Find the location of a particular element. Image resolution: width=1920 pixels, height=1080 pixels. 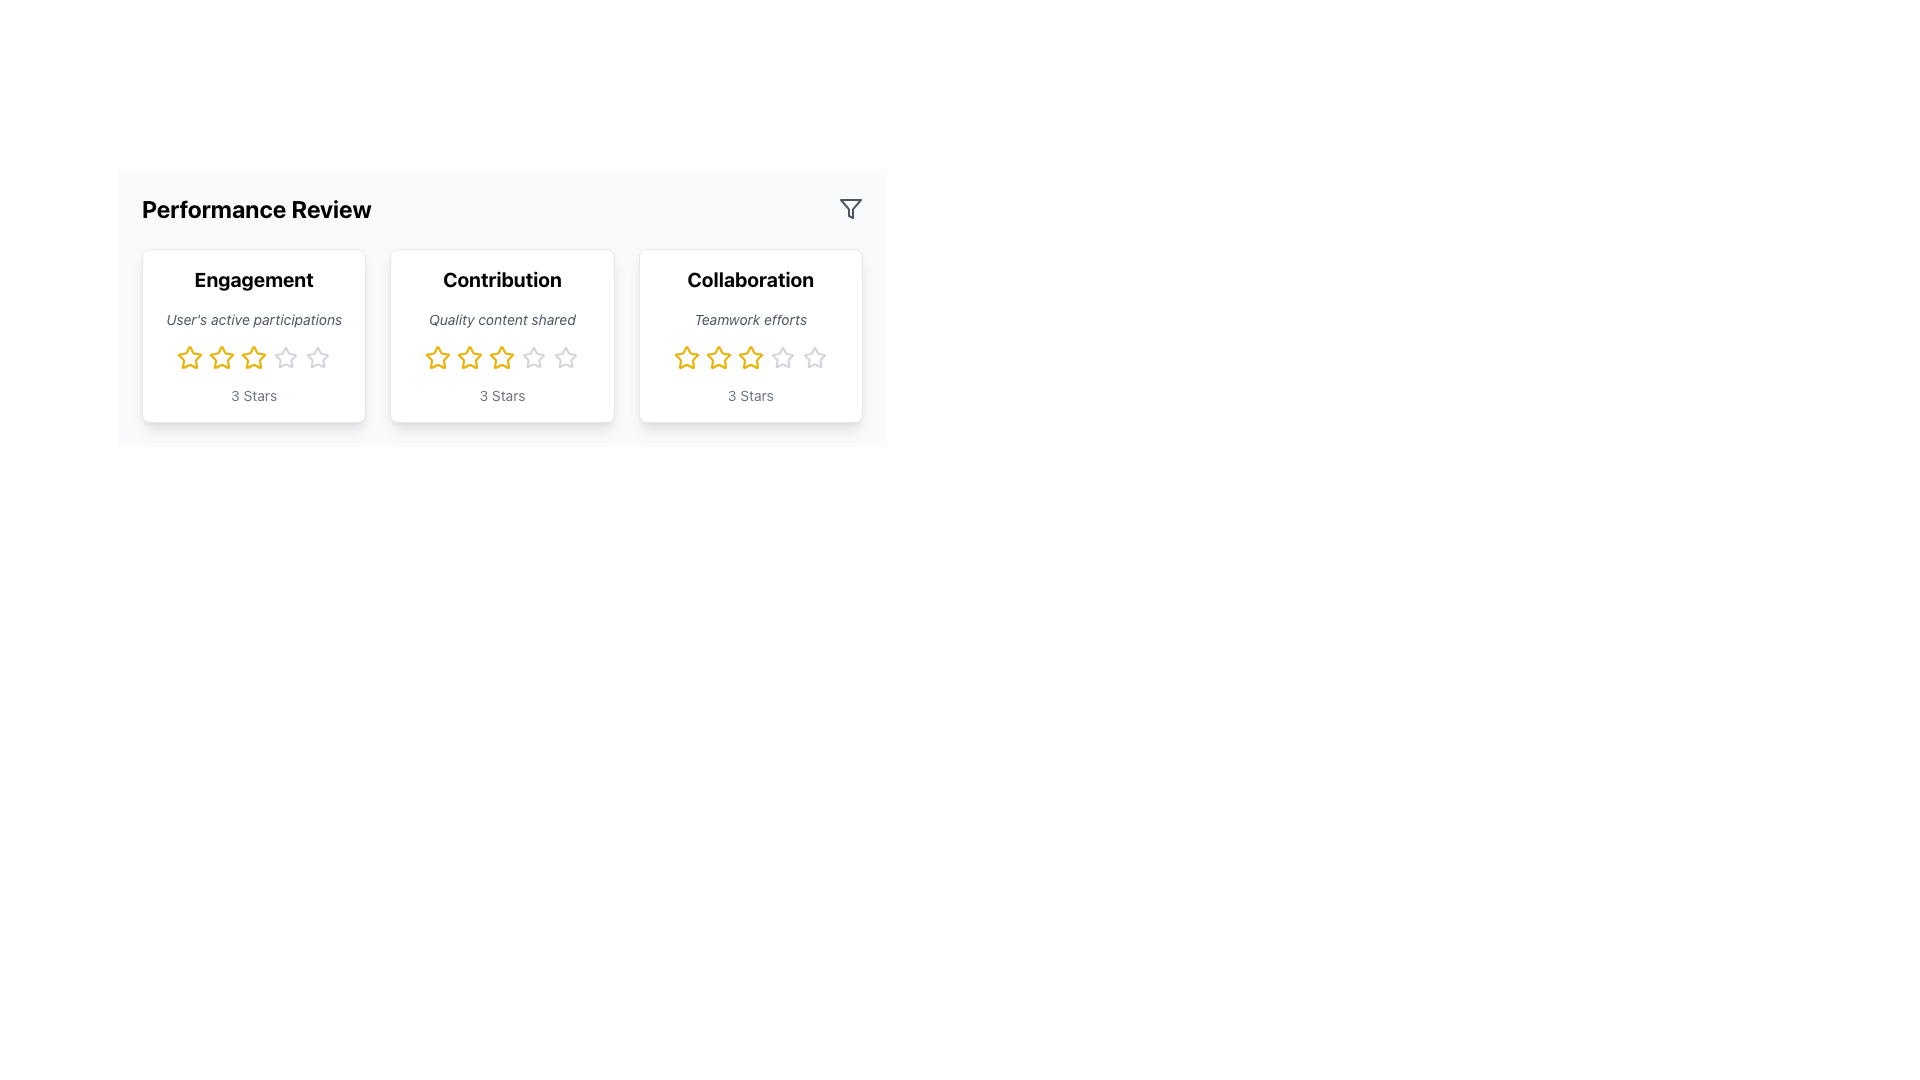

the second star in the five-star rating system for the 'Contribution' category is located at coordinates (437, 357).